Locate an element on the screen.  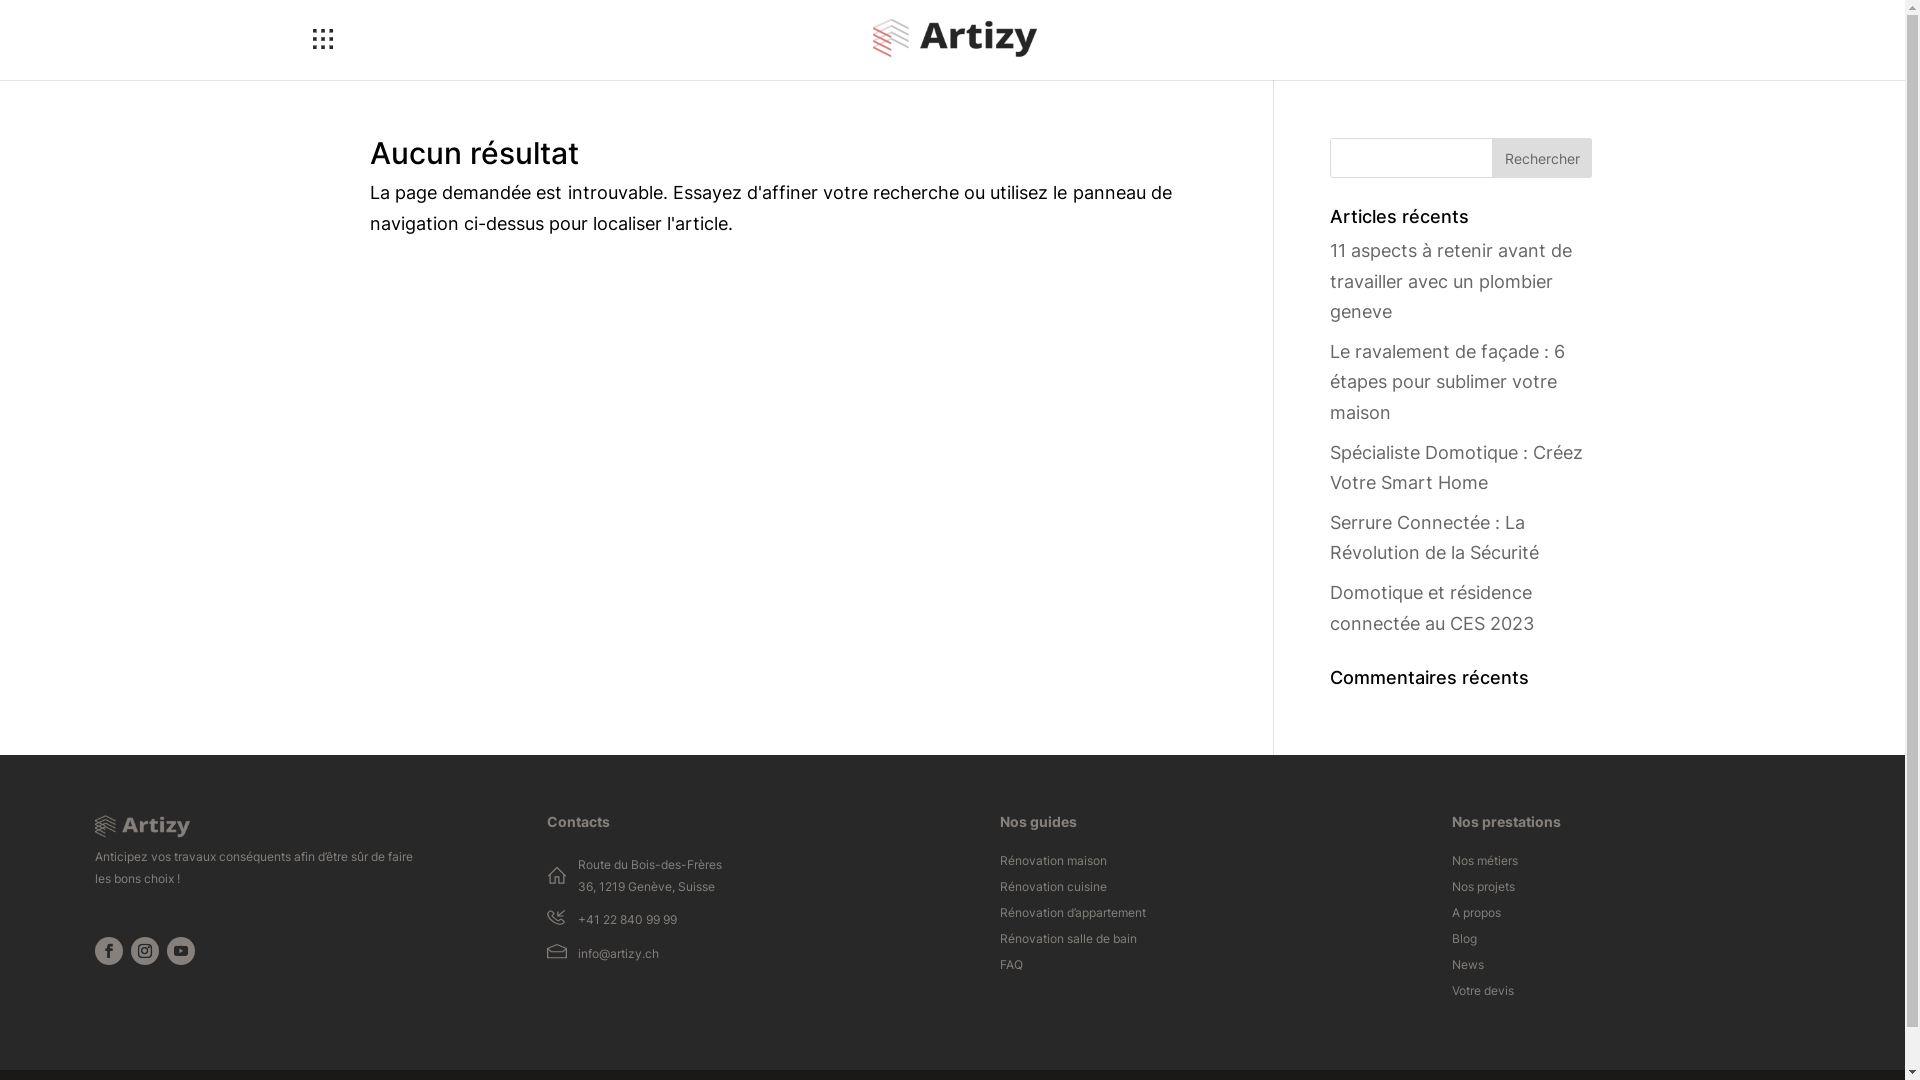
'A propos' is located at coordinates (1476, 917).